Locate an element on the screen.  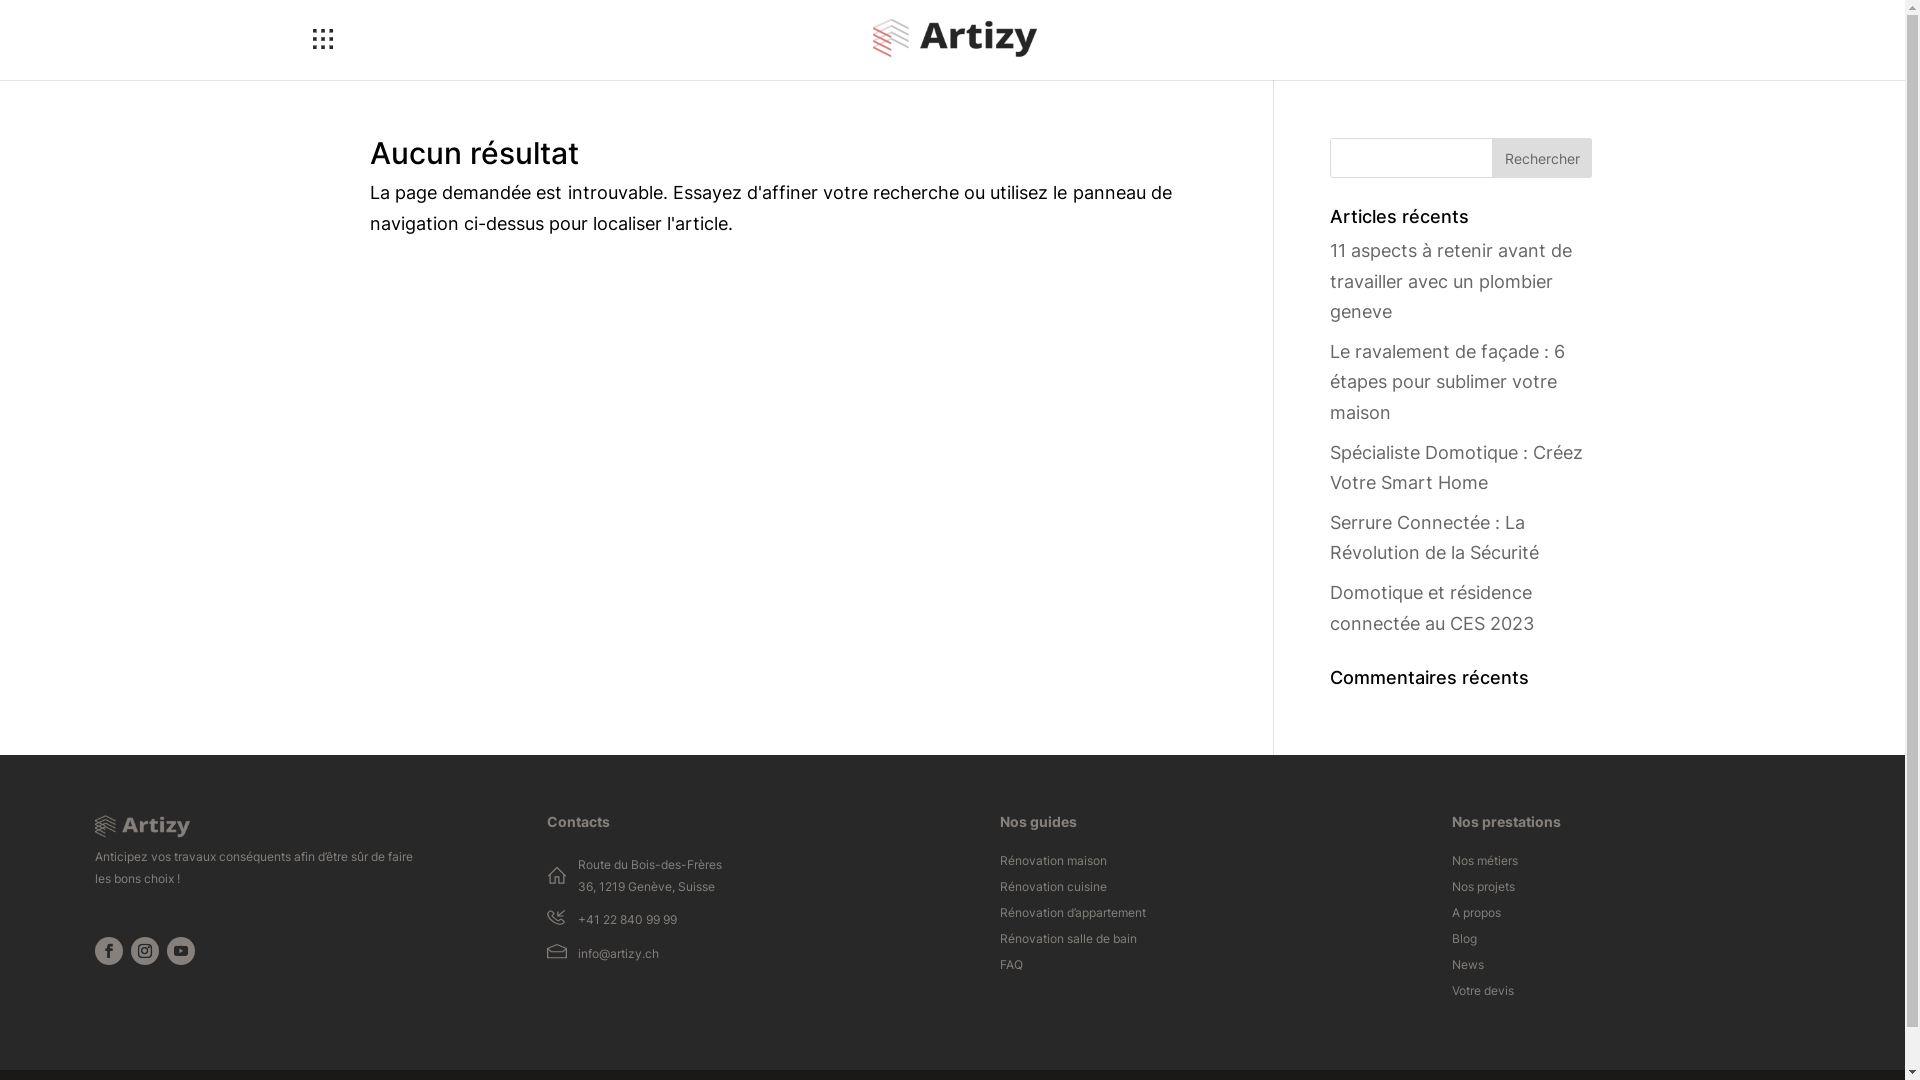
'A propos' is located at coordinates (1476, 917).